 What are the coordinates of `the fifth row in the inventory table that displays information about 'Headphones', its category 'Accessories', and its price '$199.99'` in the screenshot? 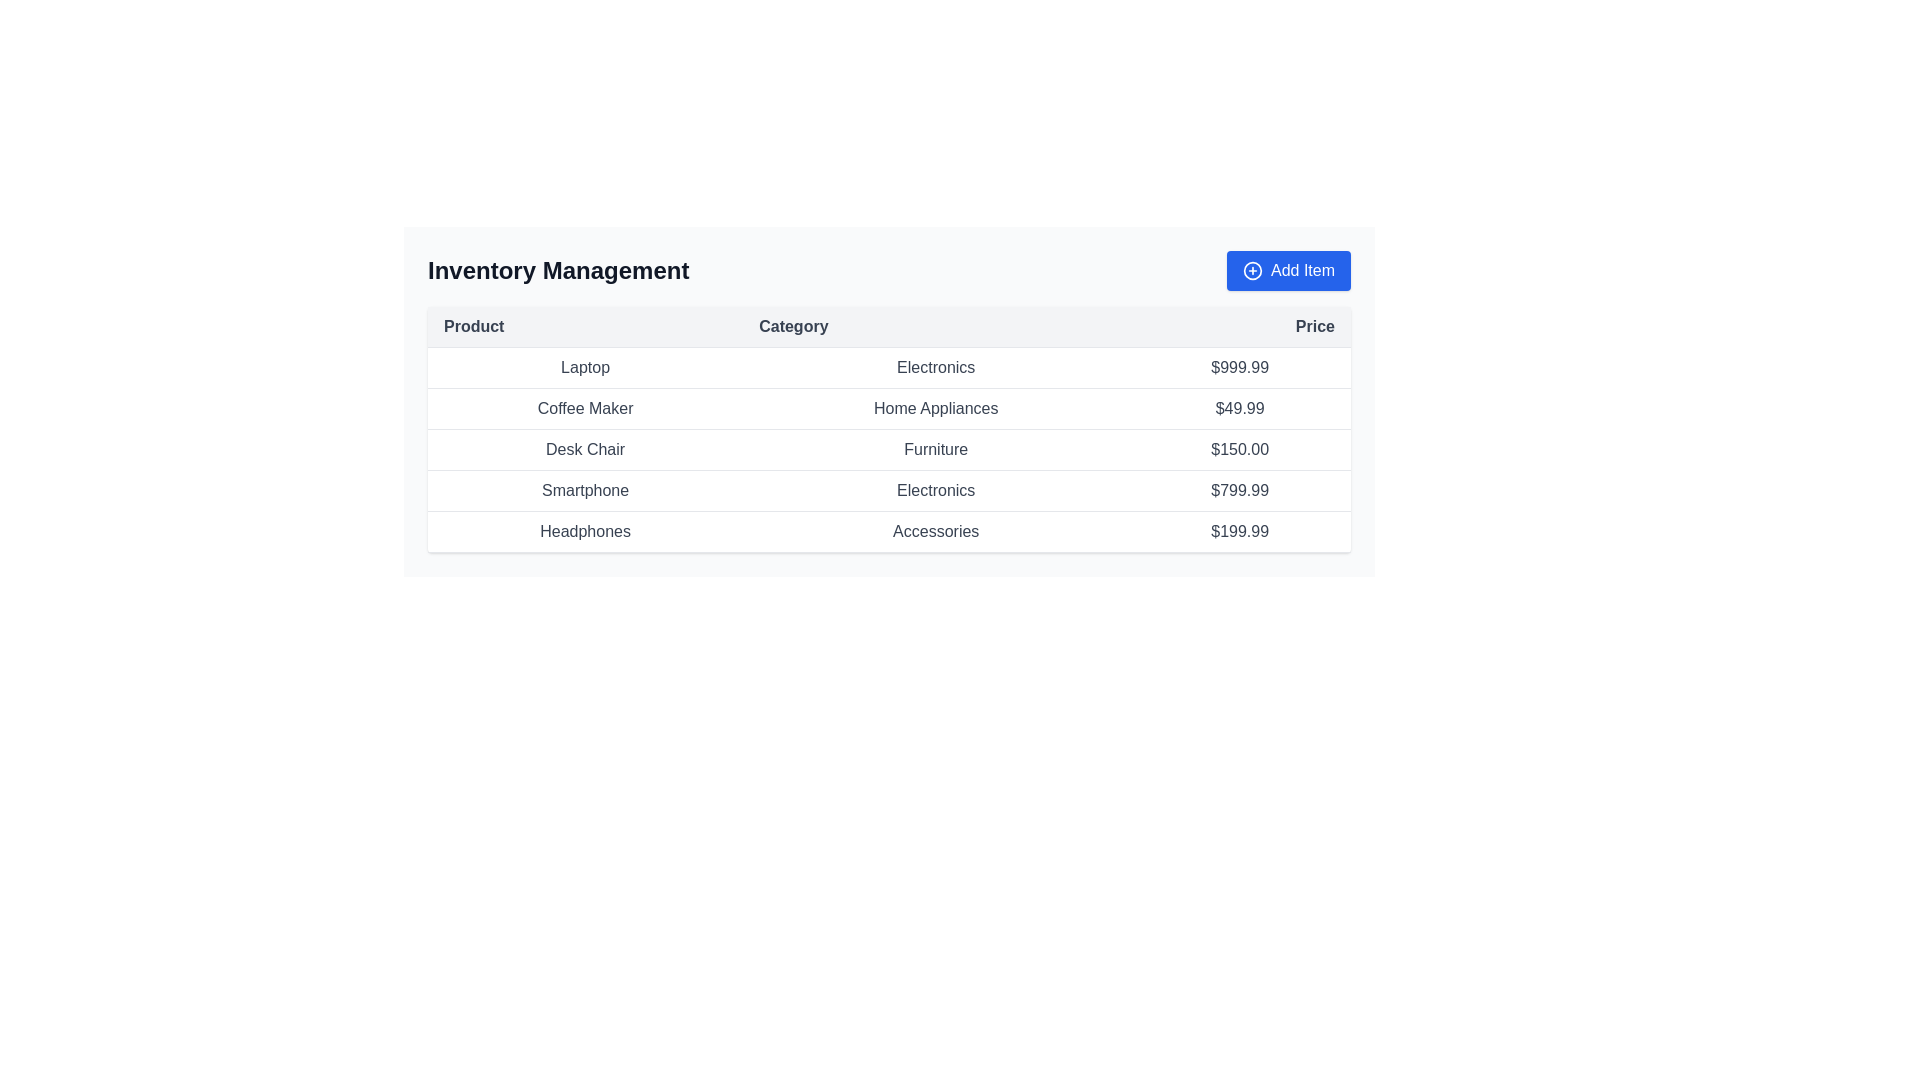 It's located at (888, 531).